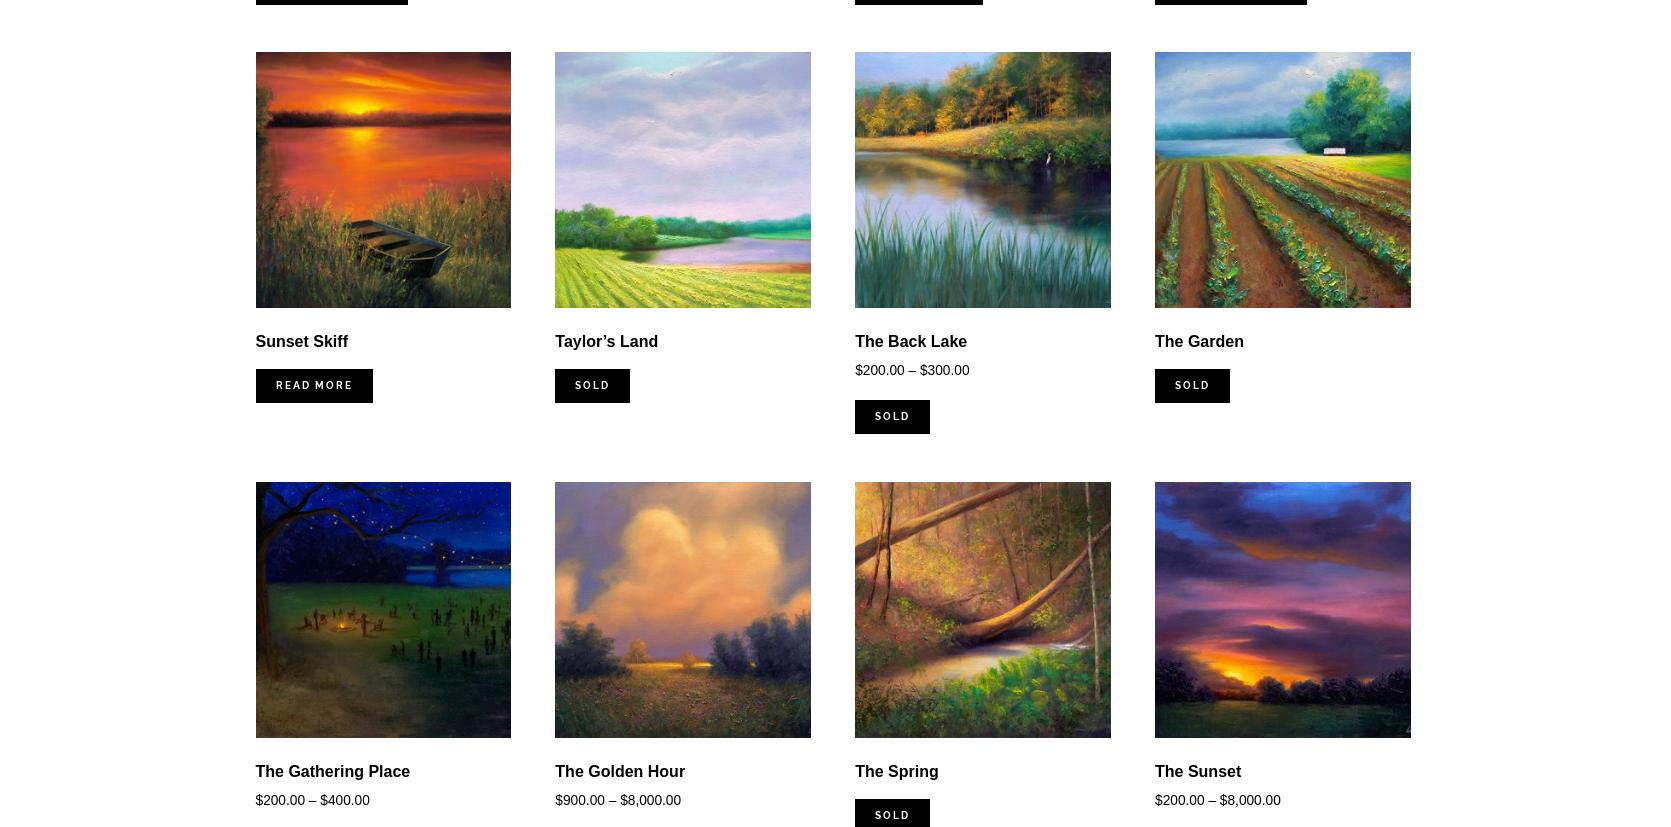 Image resolution: width=1671 pixels, height=827 pixels. Describe the element at coordinates (583, 799) in the screenshot. I see `'900.00'` at that location.